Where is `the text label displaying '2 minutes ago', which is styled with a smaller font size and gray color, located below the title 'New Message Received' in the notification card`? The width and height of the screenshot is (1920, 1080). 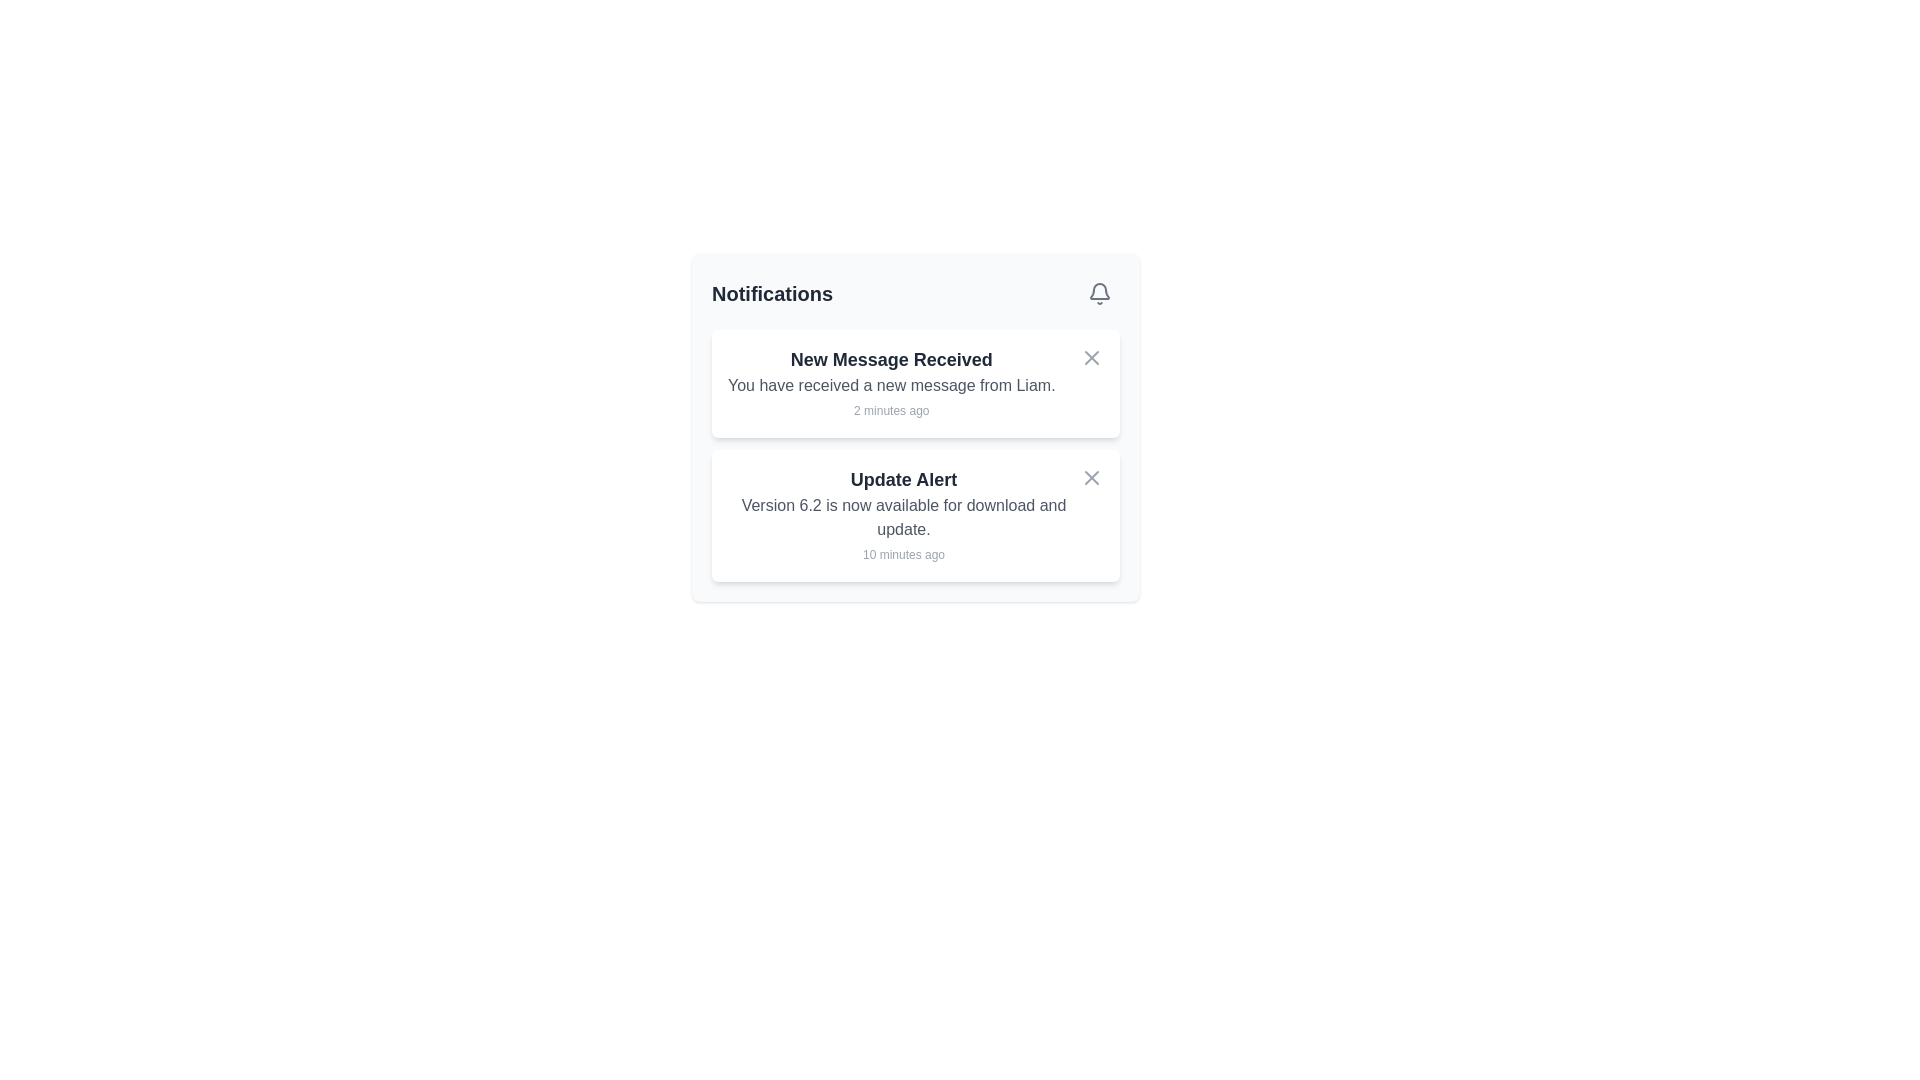
the text label displaying '2 minutes ago', which is styled with a smaller font size and gray color, located below the title 'New Message Received' in the notification card is located at coordinates (890, 410).